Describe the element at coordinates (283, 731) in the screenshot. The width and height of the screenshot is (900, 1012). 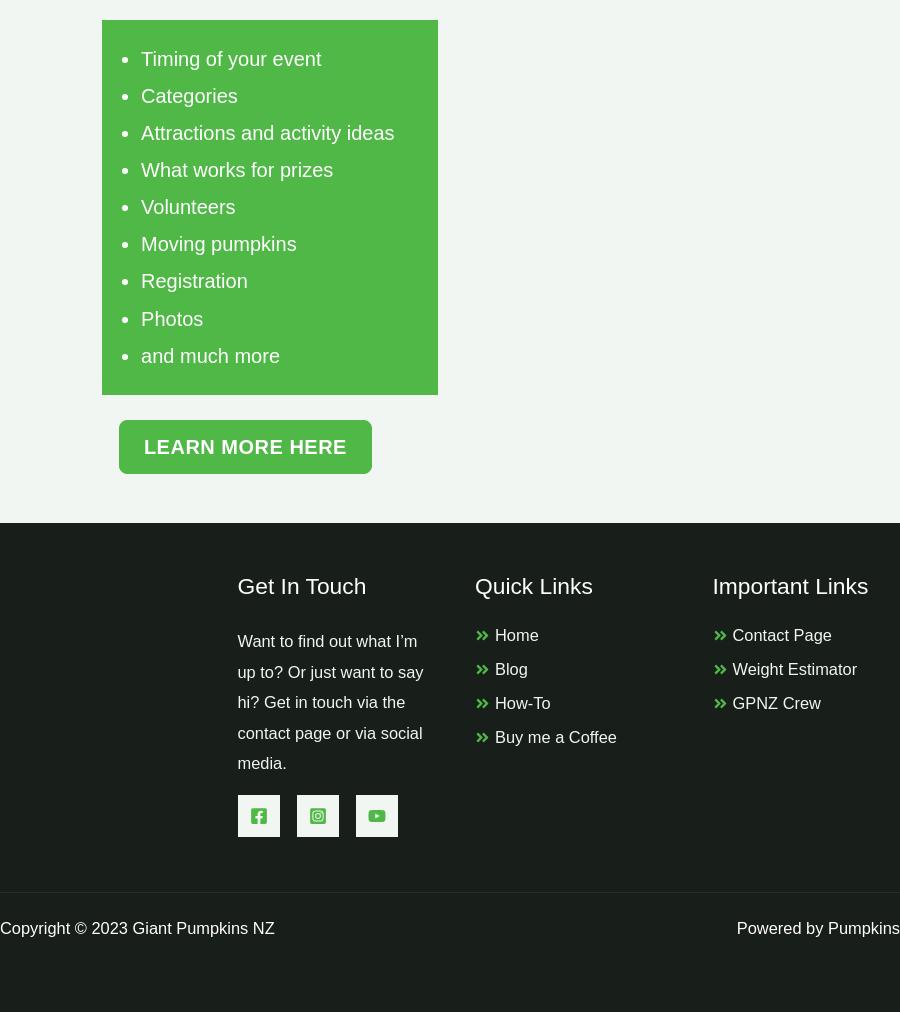
I see `'contact page'` at that location.